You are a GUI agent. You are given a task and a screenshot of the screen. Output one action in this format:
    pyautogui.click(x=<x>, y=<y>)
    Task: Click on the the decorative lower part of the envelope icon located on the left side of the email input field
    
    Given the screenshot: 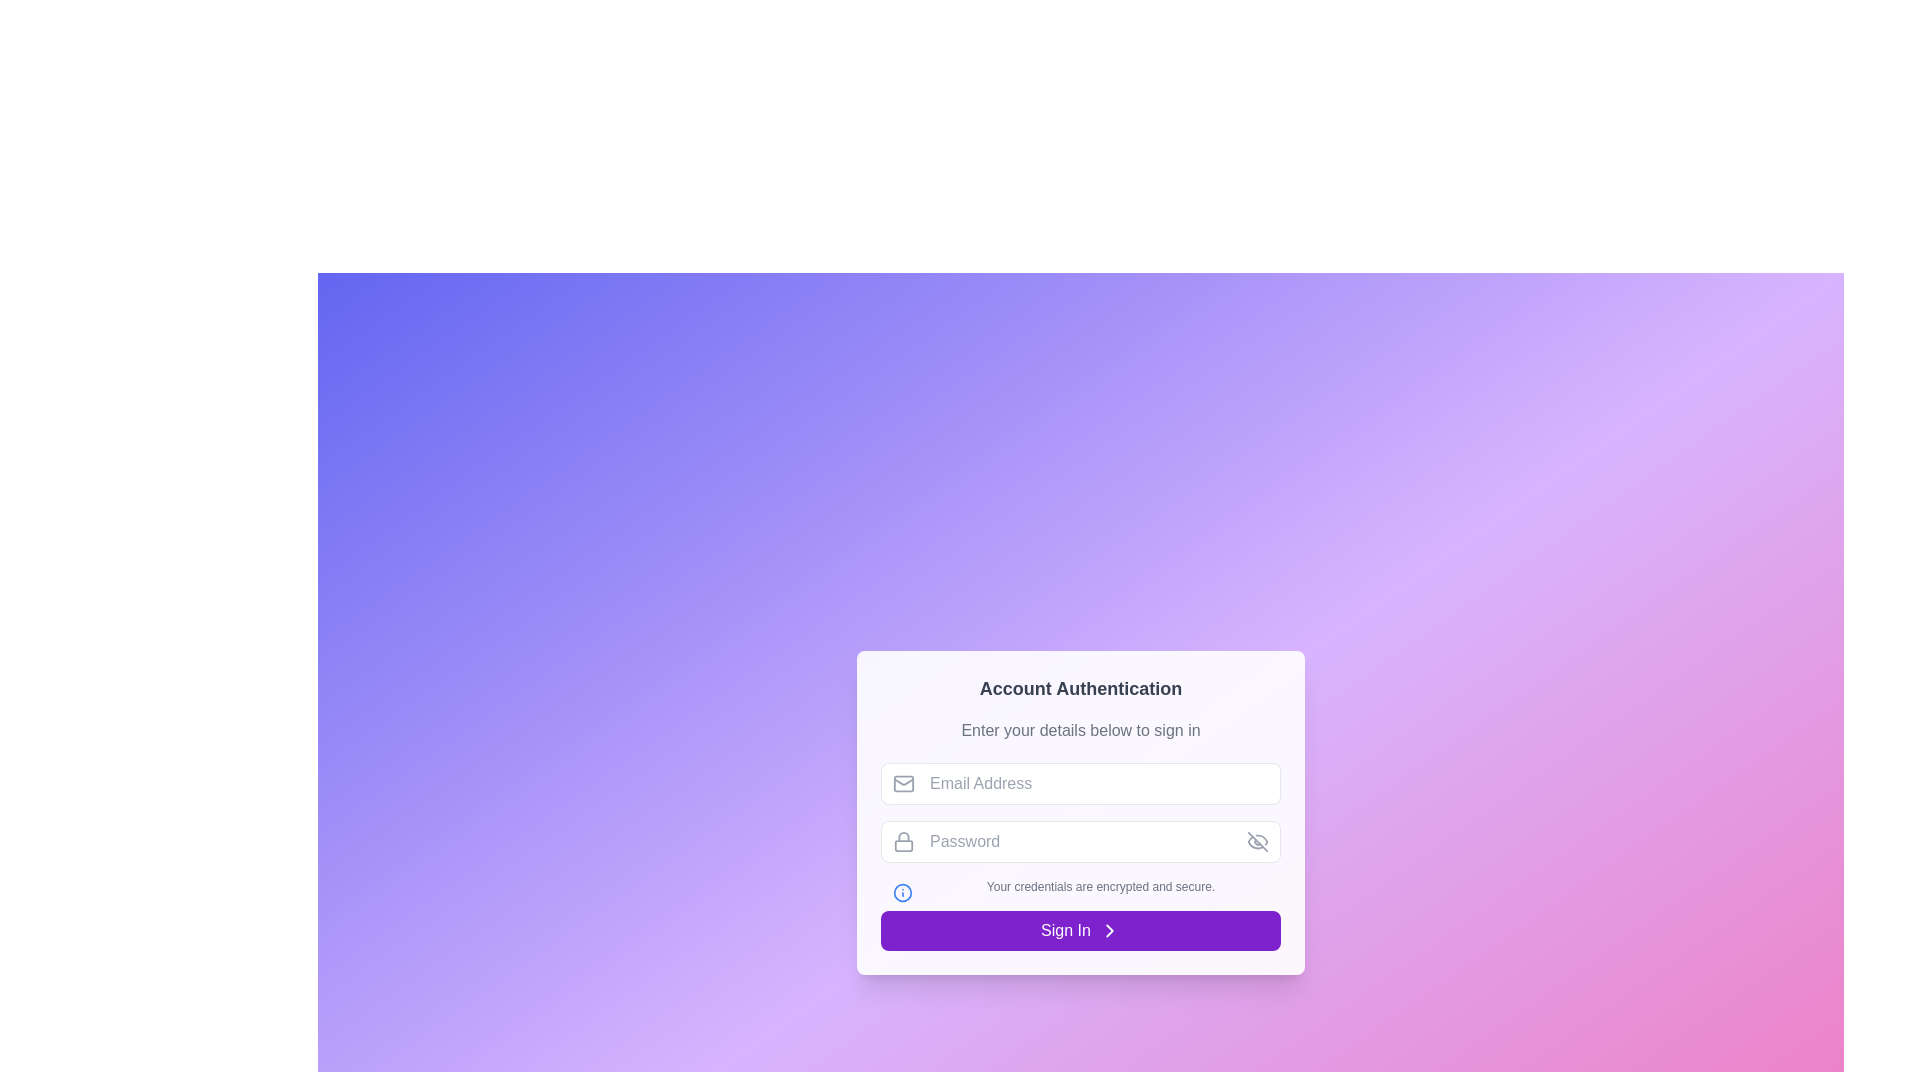 What is the action you would take?
    pyautogui.click(x=902, y=781)
    